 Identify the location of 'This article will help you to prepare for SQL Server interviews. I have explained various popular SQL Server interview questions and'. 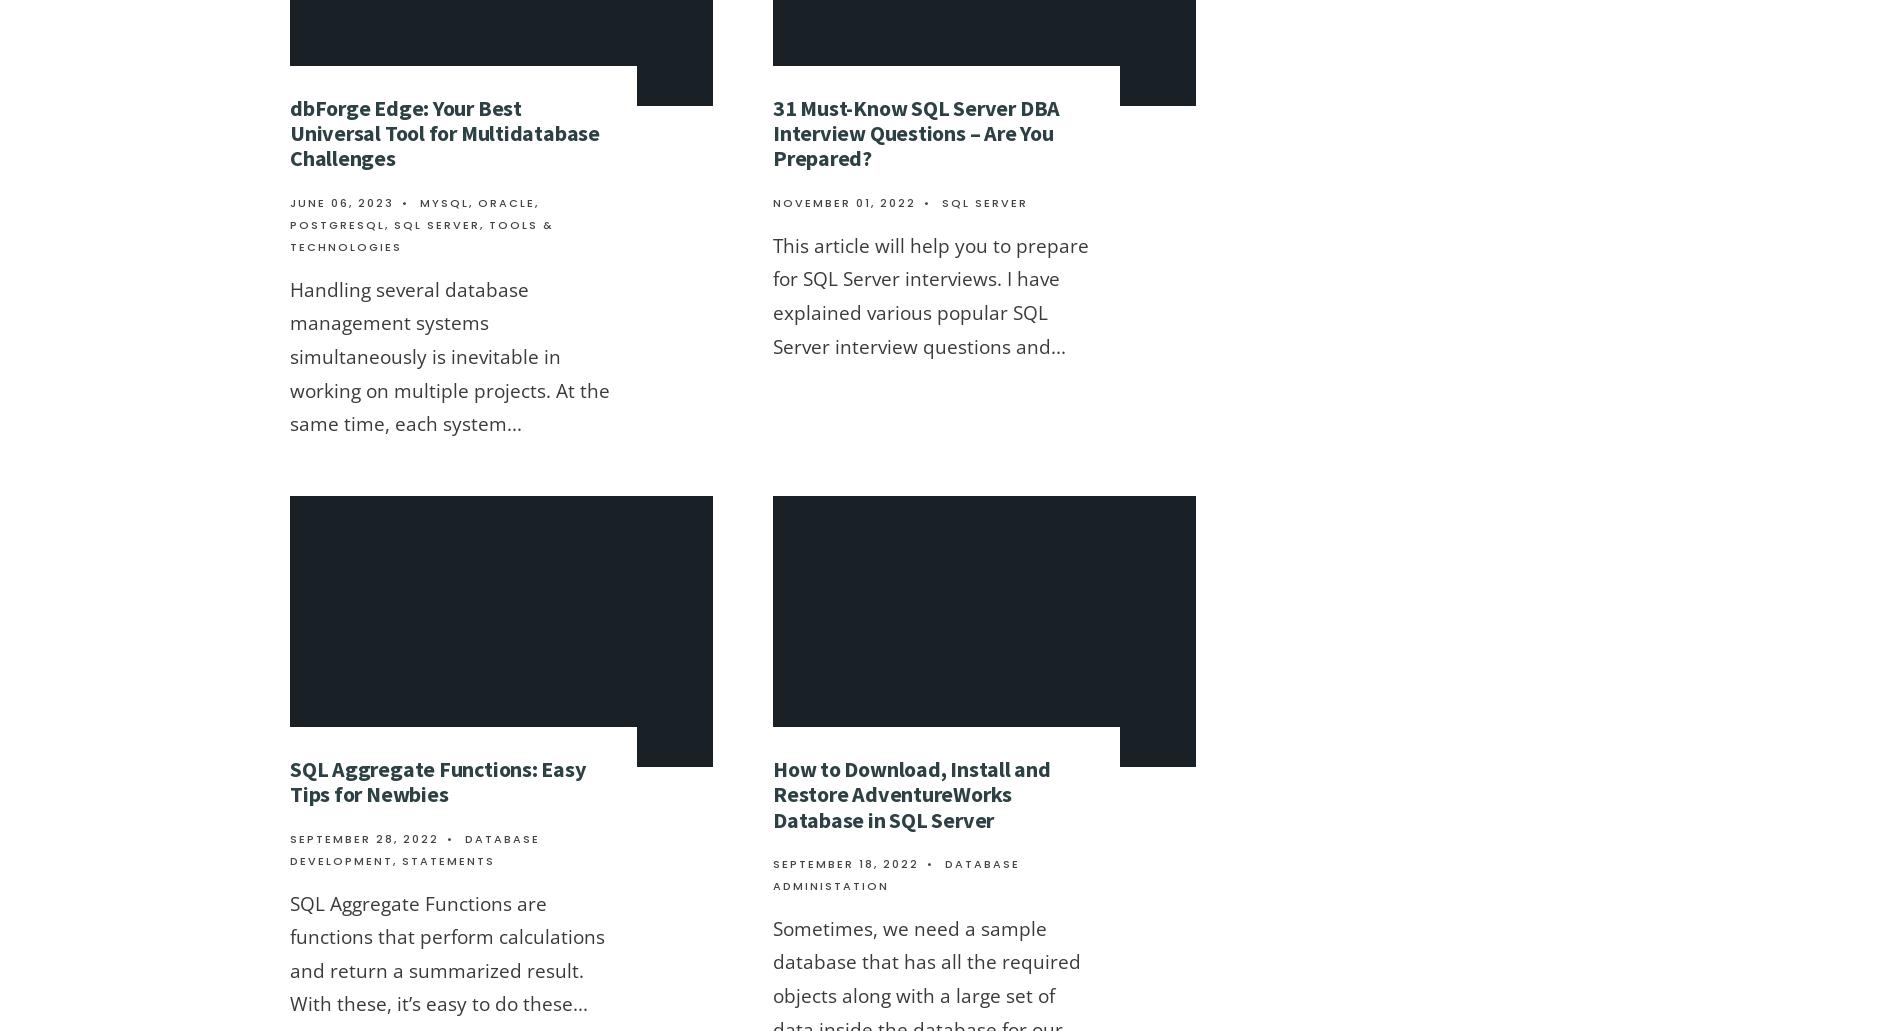
(930, 294).